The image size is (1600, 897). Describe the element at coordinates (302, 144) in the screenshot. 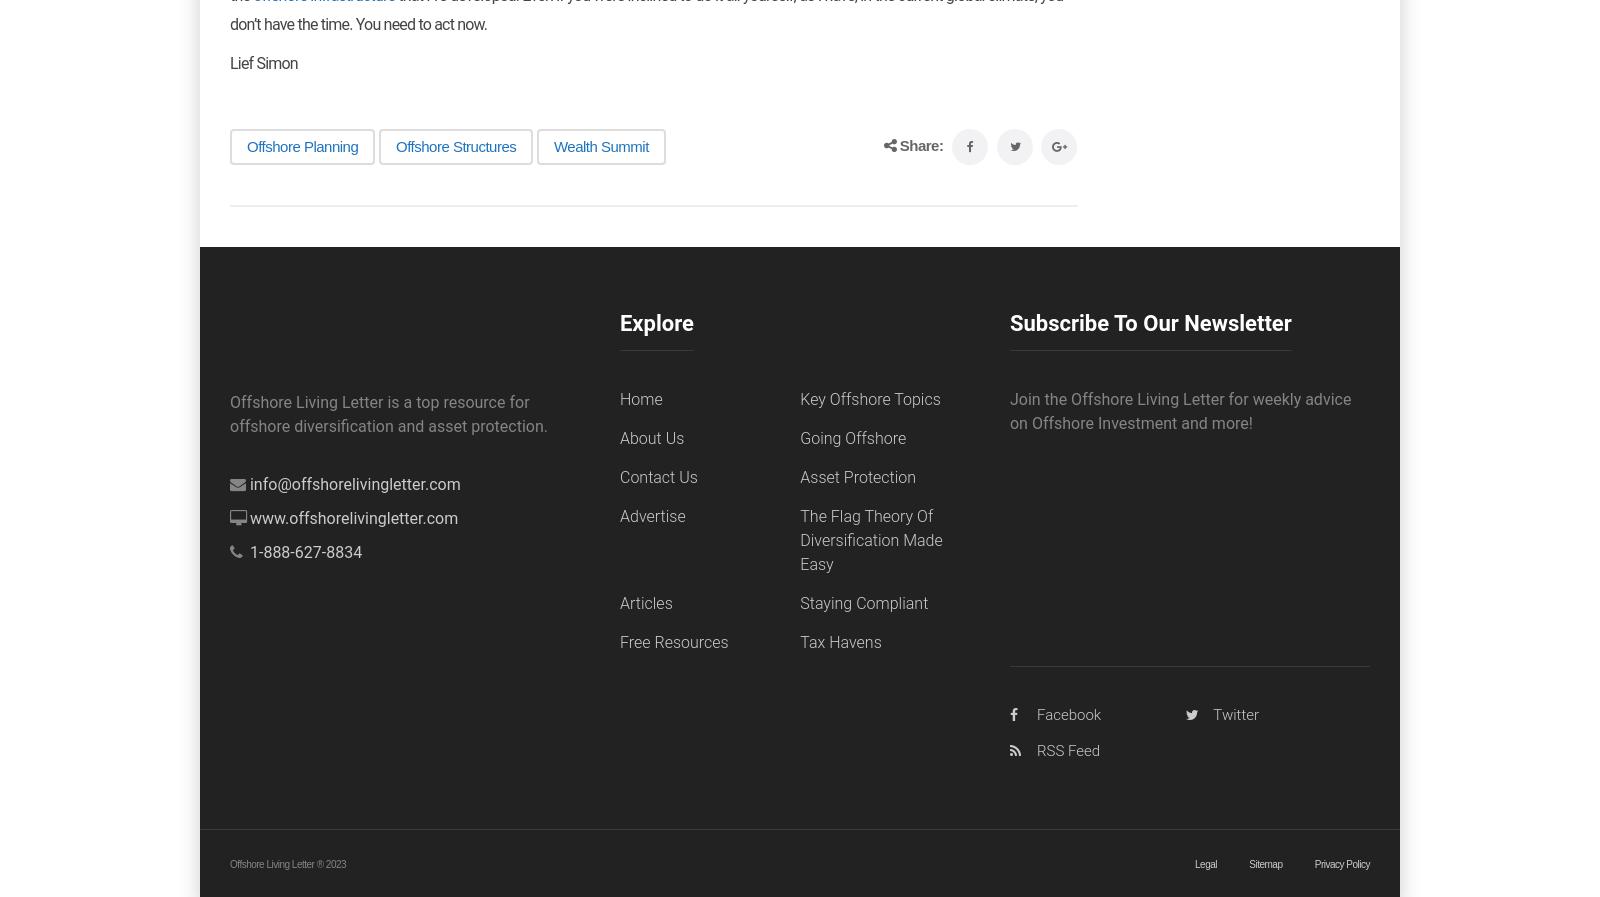

I see `'Offshore Planning'` at that location.